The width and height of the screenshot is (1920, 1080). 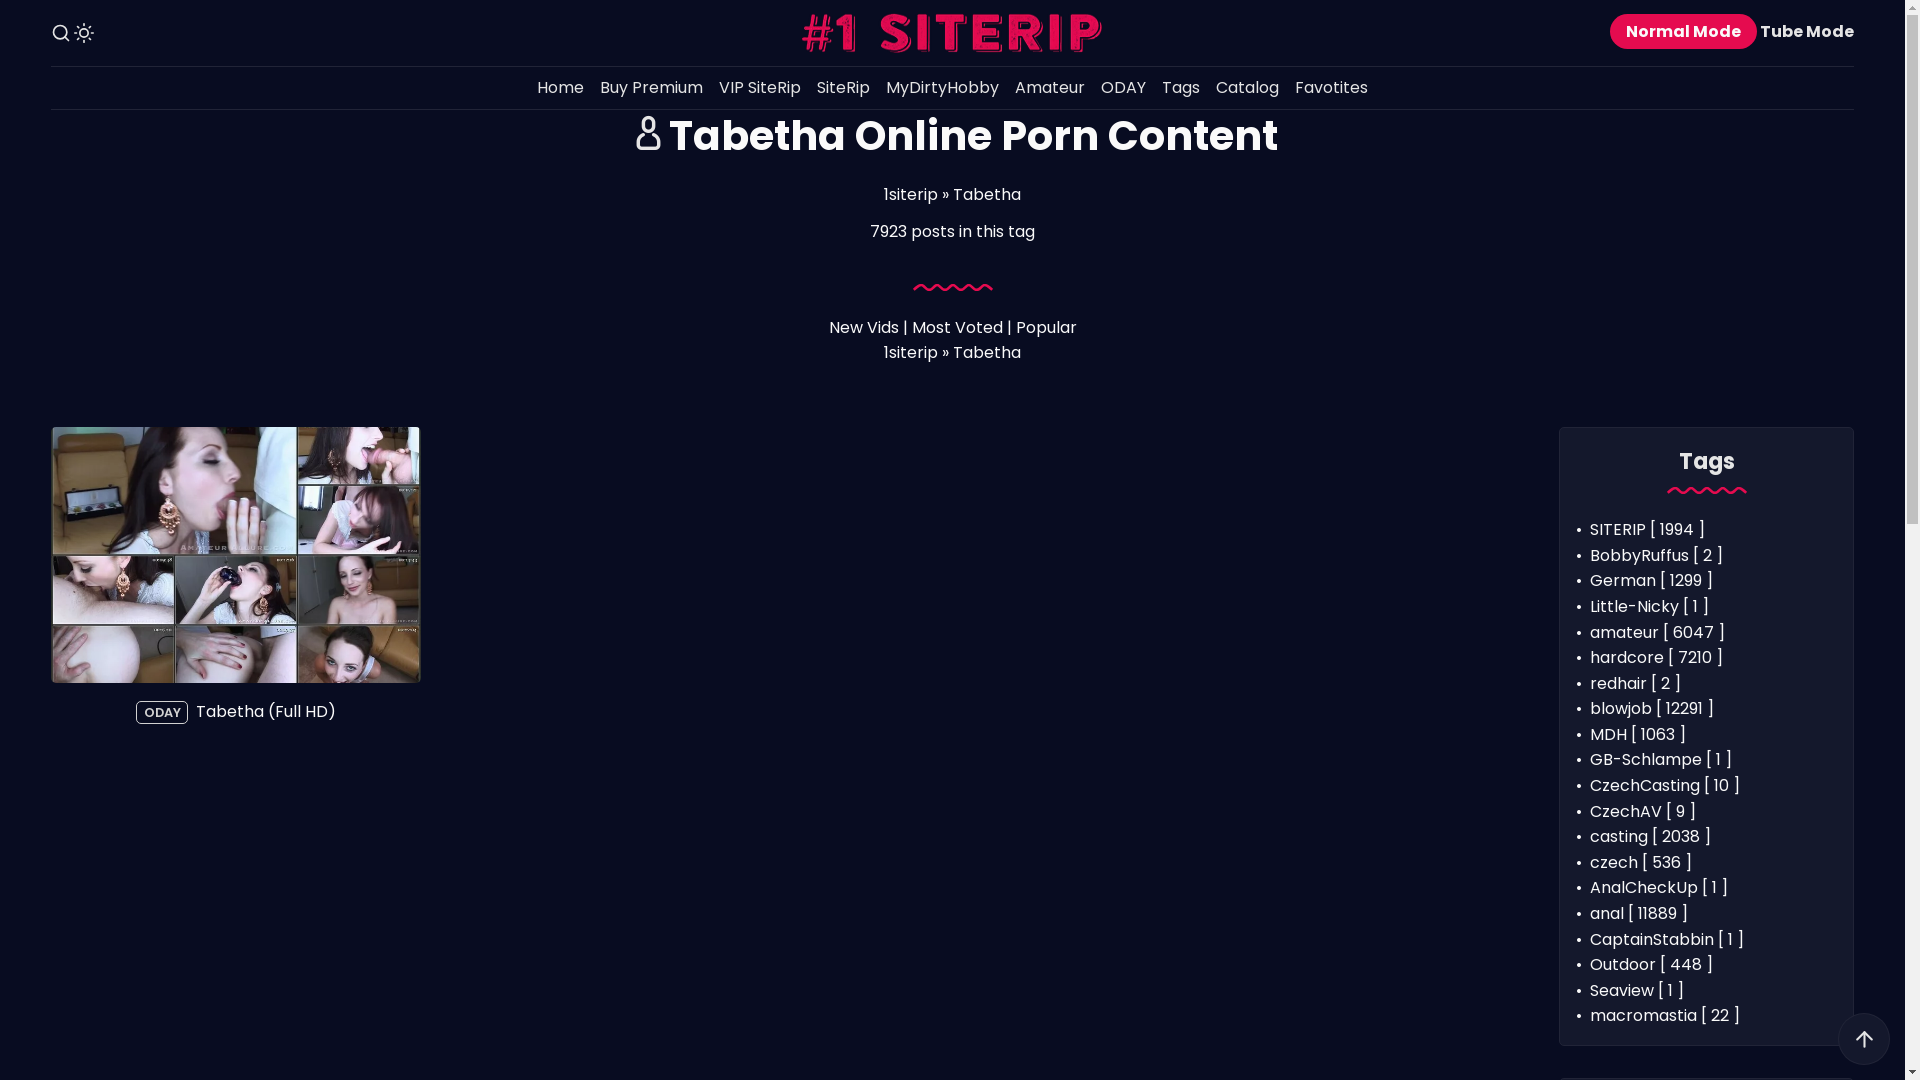 What do you see at coordinates (61, 33) in the screenshot?
I see `'Search'` at bounding box center [61, 33].